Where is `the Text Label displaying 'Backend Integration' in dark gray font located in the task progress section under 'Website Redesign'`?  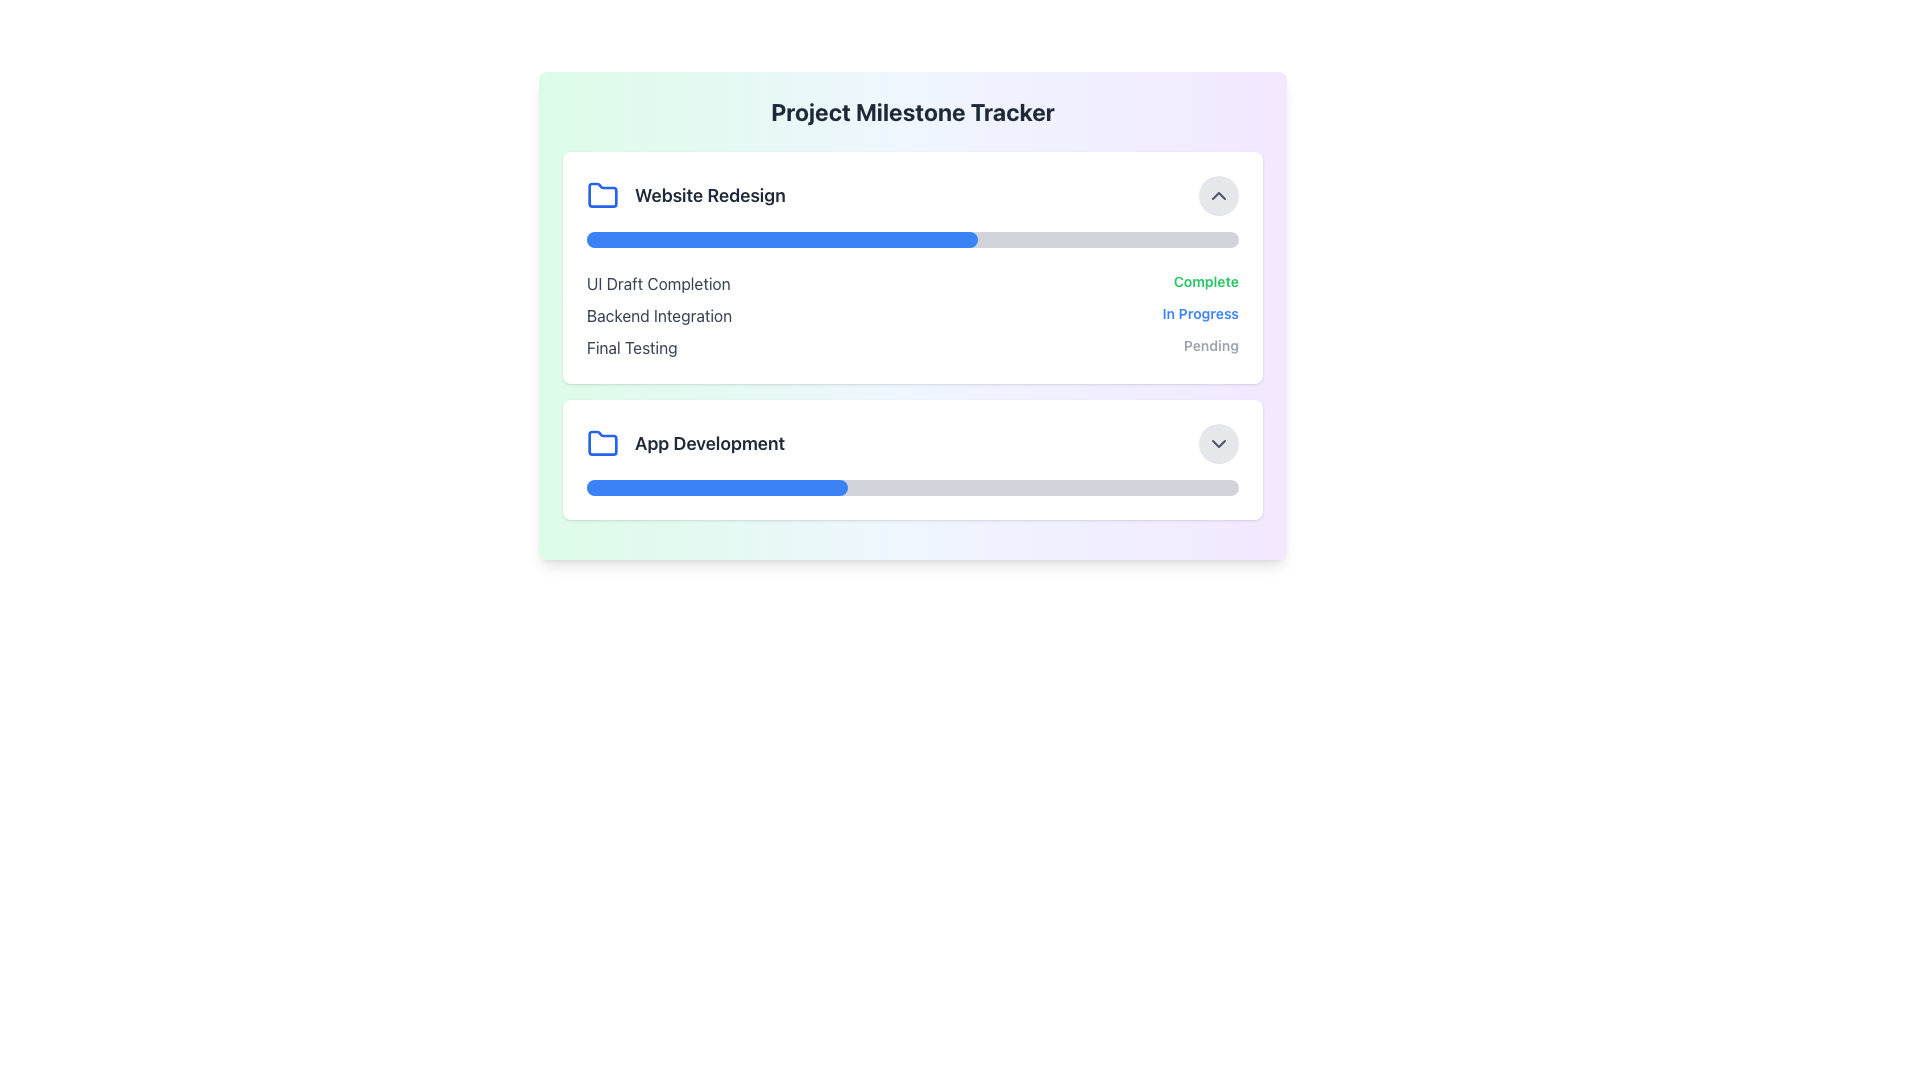 the Text Label displaying 'Backend Integration' in dark gray font located in the task progress section under 'Website Redesign' is located at coordinates (659, 315).